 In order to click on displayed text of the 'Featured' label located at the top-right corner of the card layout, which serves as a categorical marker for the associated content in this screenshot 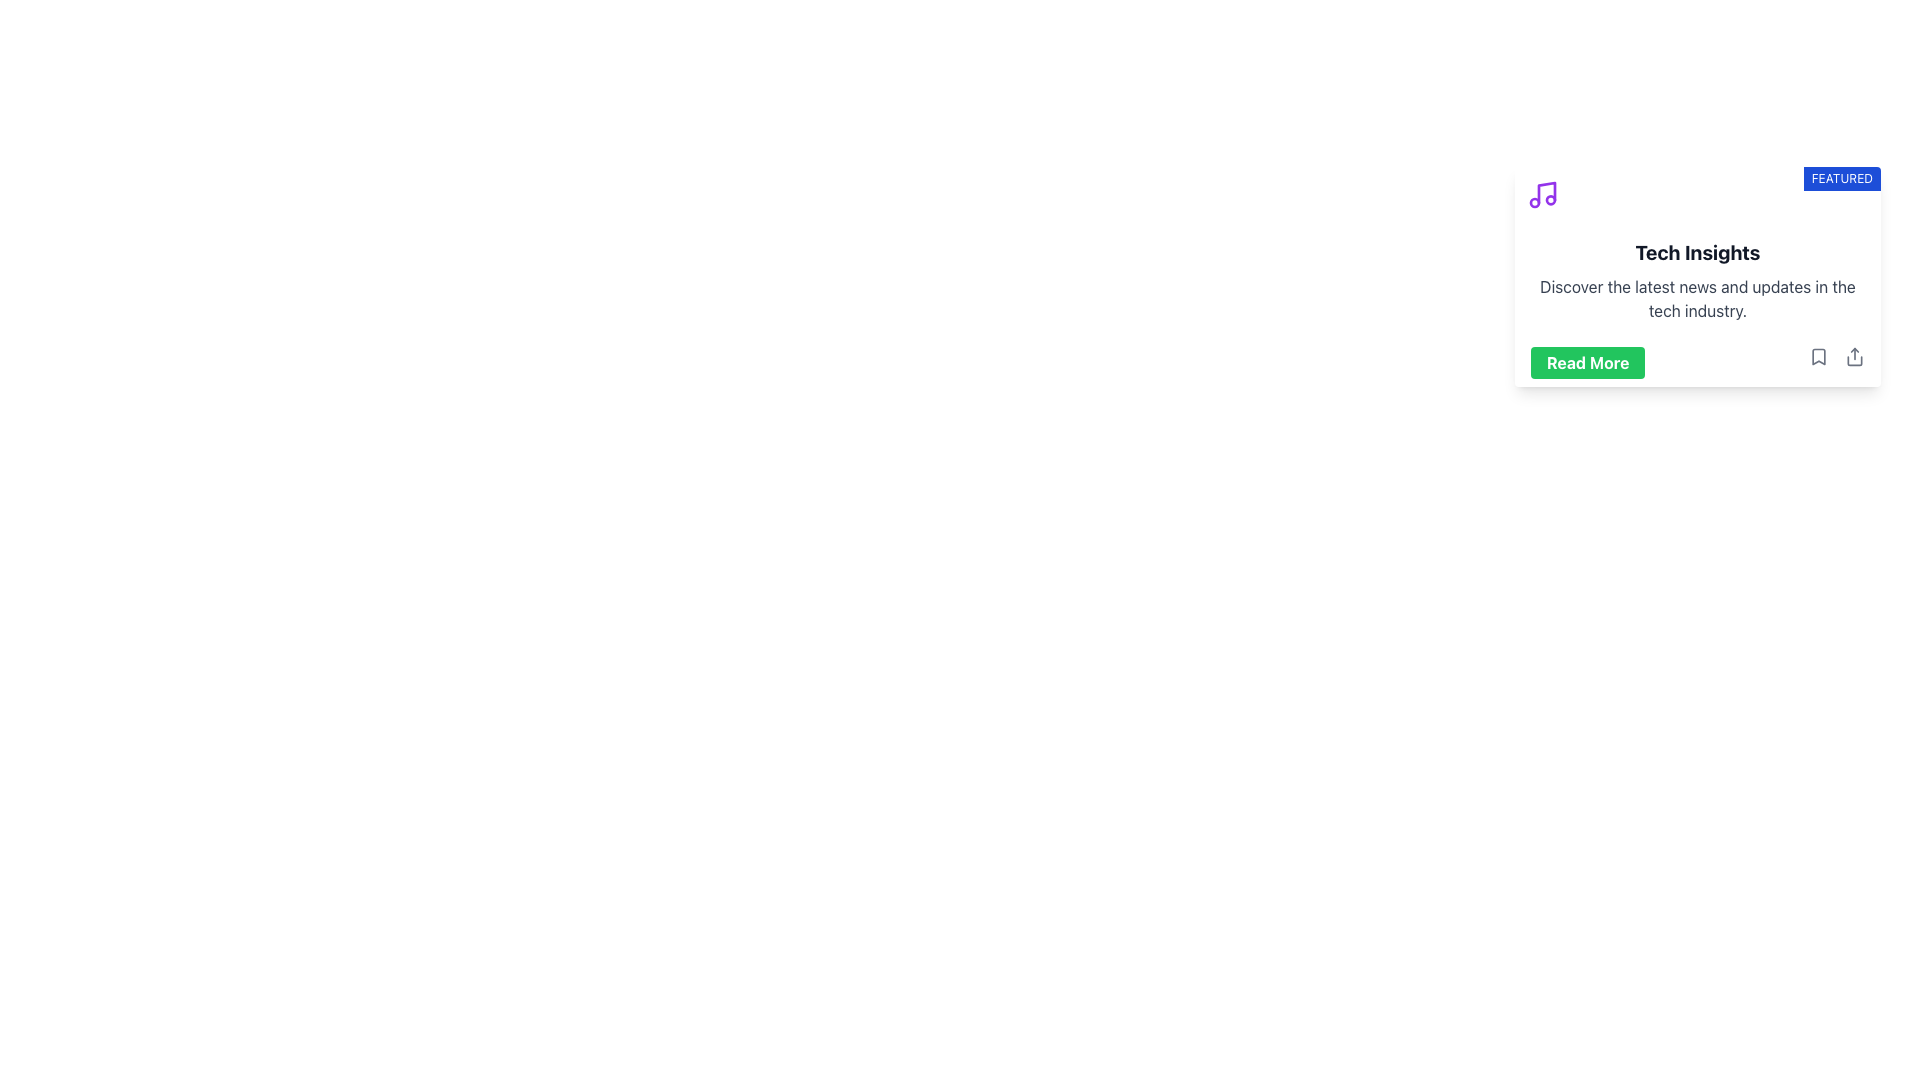, I will do `click(1841, 177)`.